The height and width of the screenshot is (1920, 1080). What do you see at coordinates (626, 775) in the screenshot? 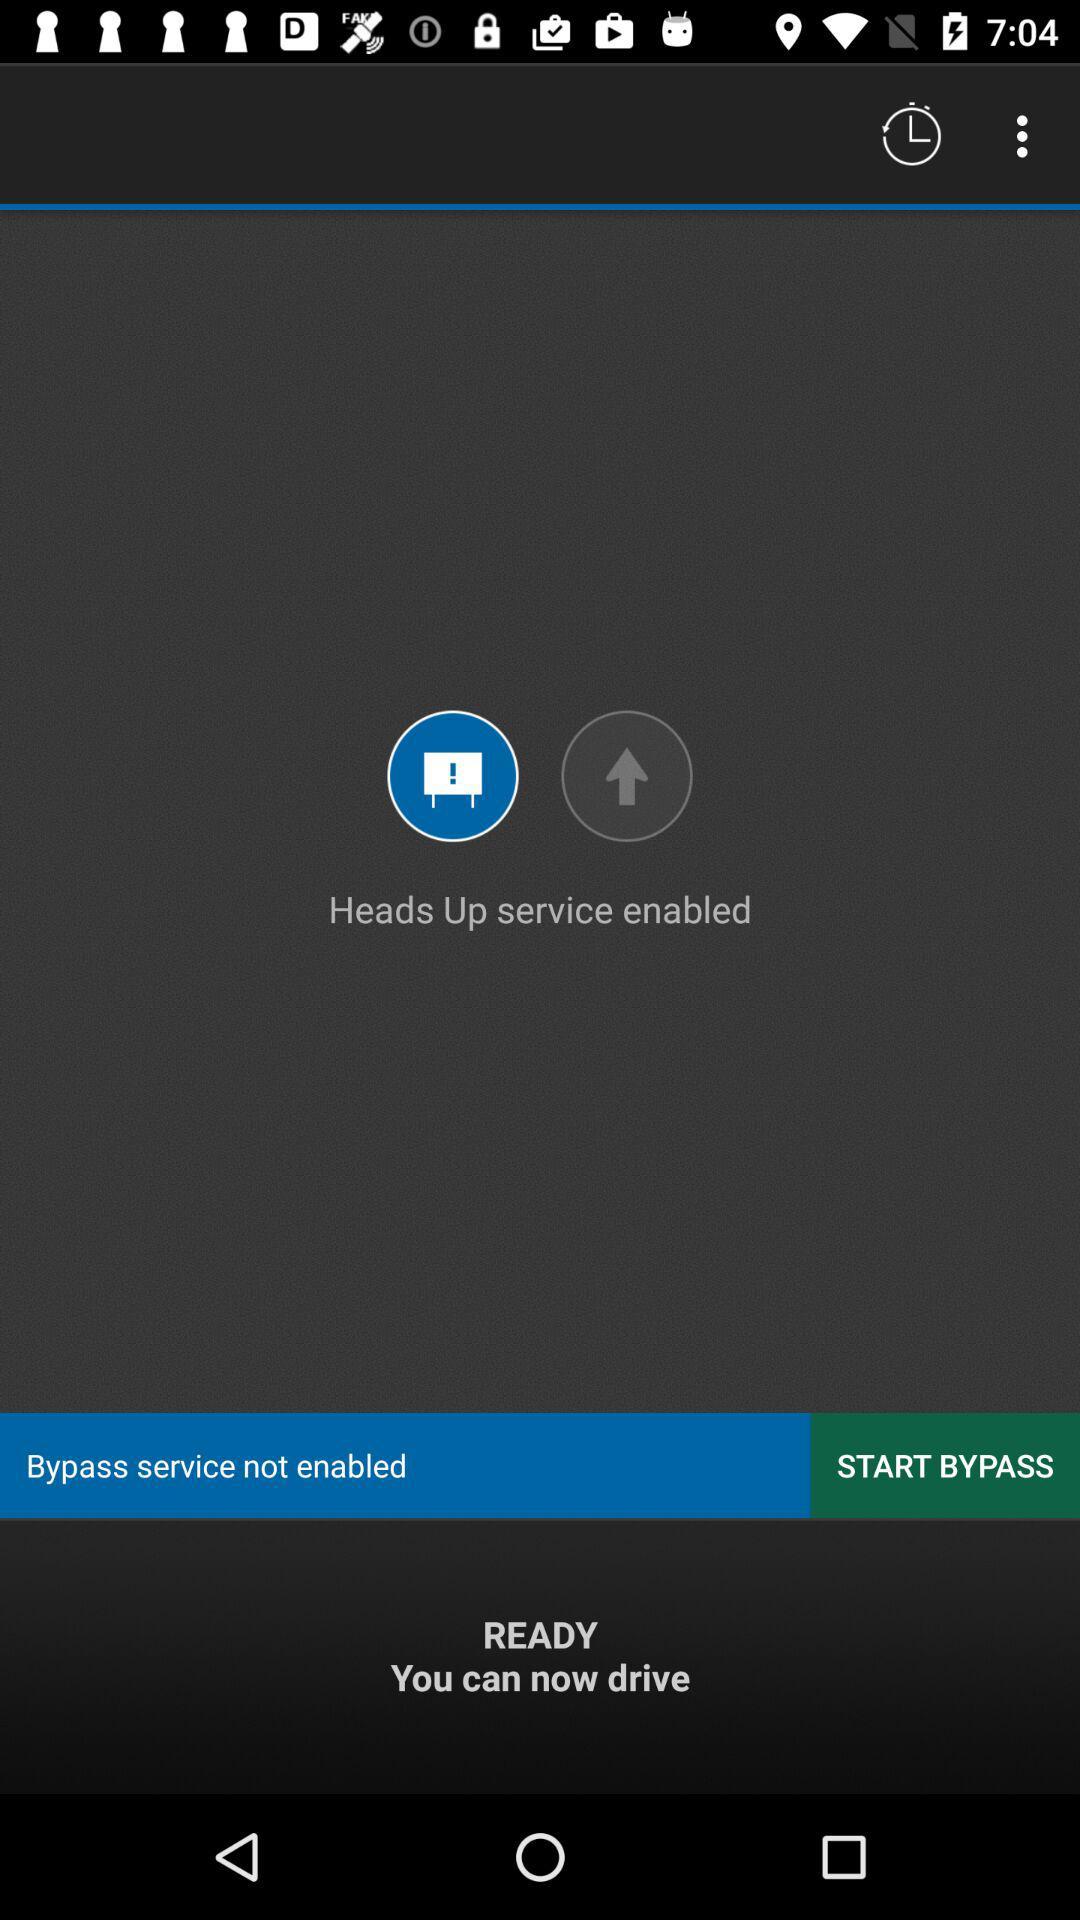
I see `the arrow_upward icon` at bounding box center [626, 775].